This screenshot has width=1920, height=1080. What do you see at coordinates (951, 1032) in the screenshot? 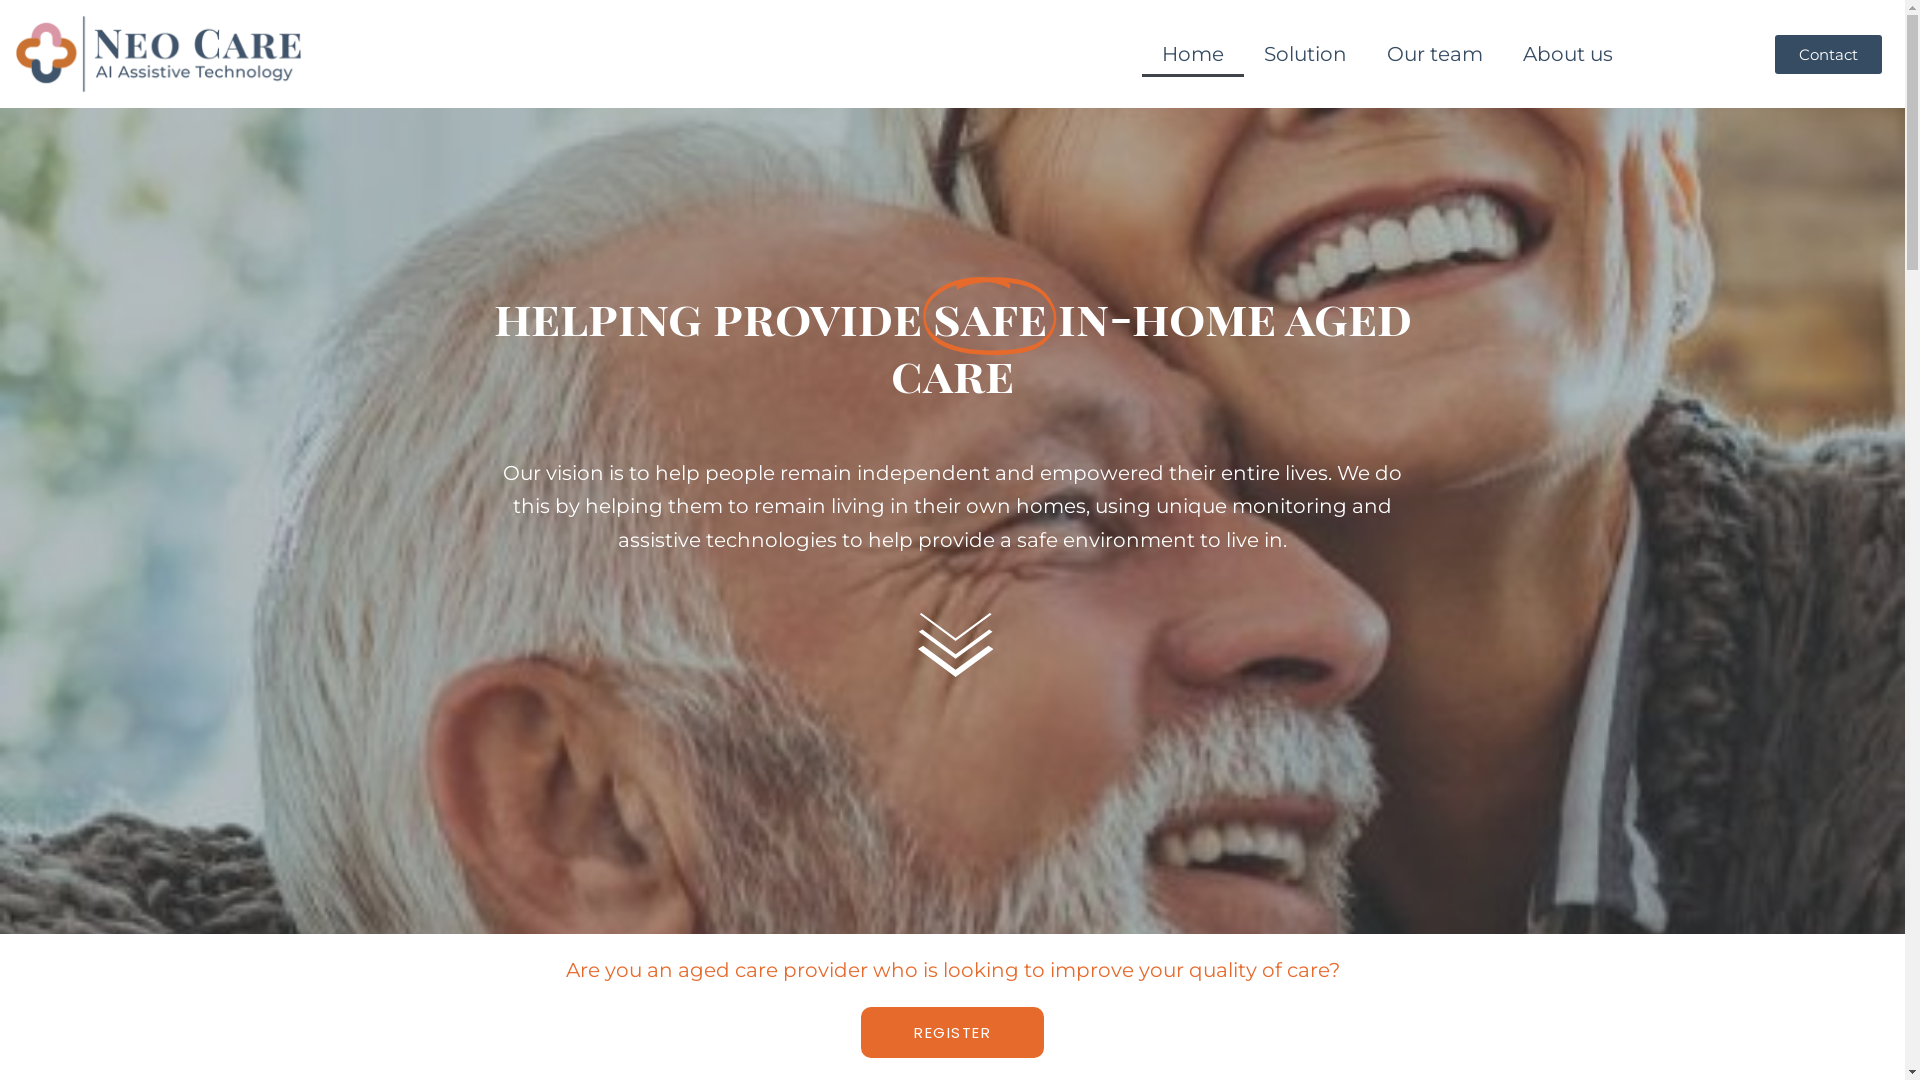
I see `'REGISTER'` at bounding box center [951, 1032].